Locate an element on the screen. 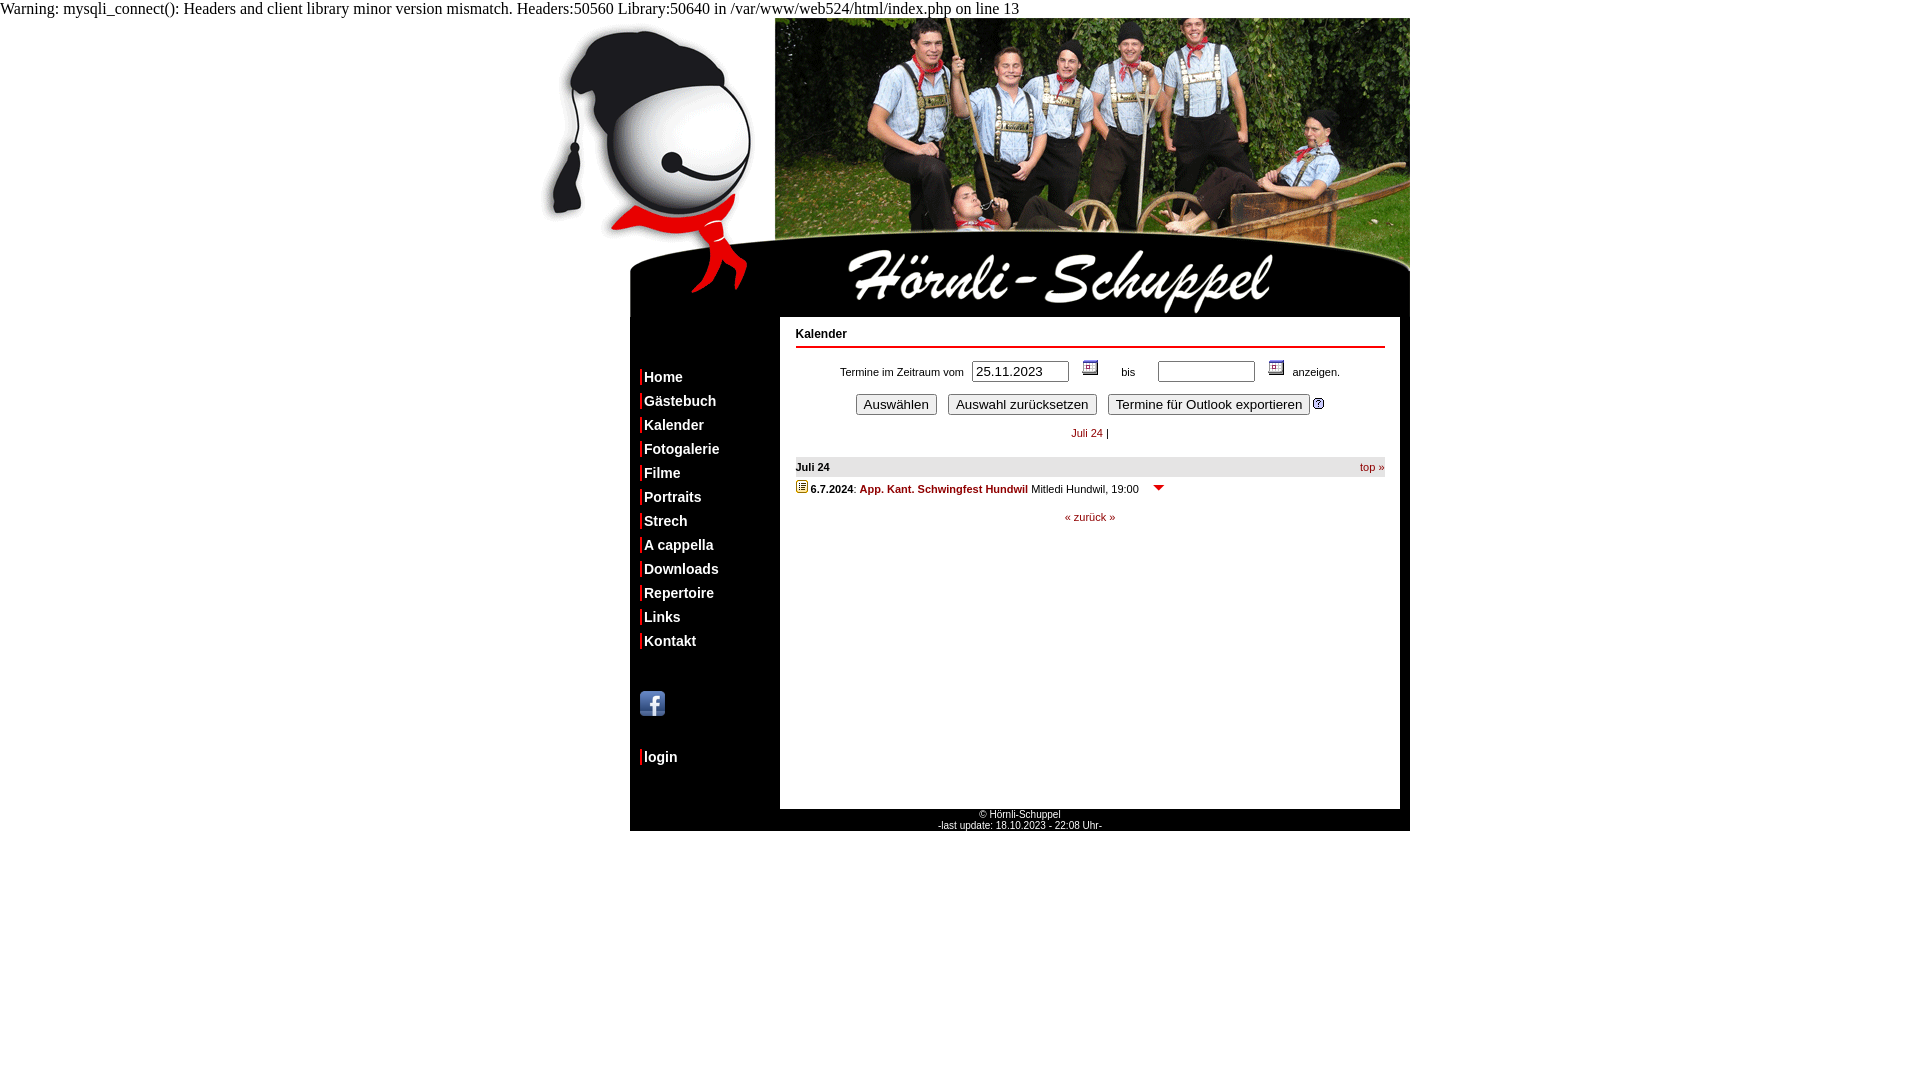 The image size is (1920, 1080). 'App. Kant. Schwingfest Hundwil' is located at coordinates (943, 489).